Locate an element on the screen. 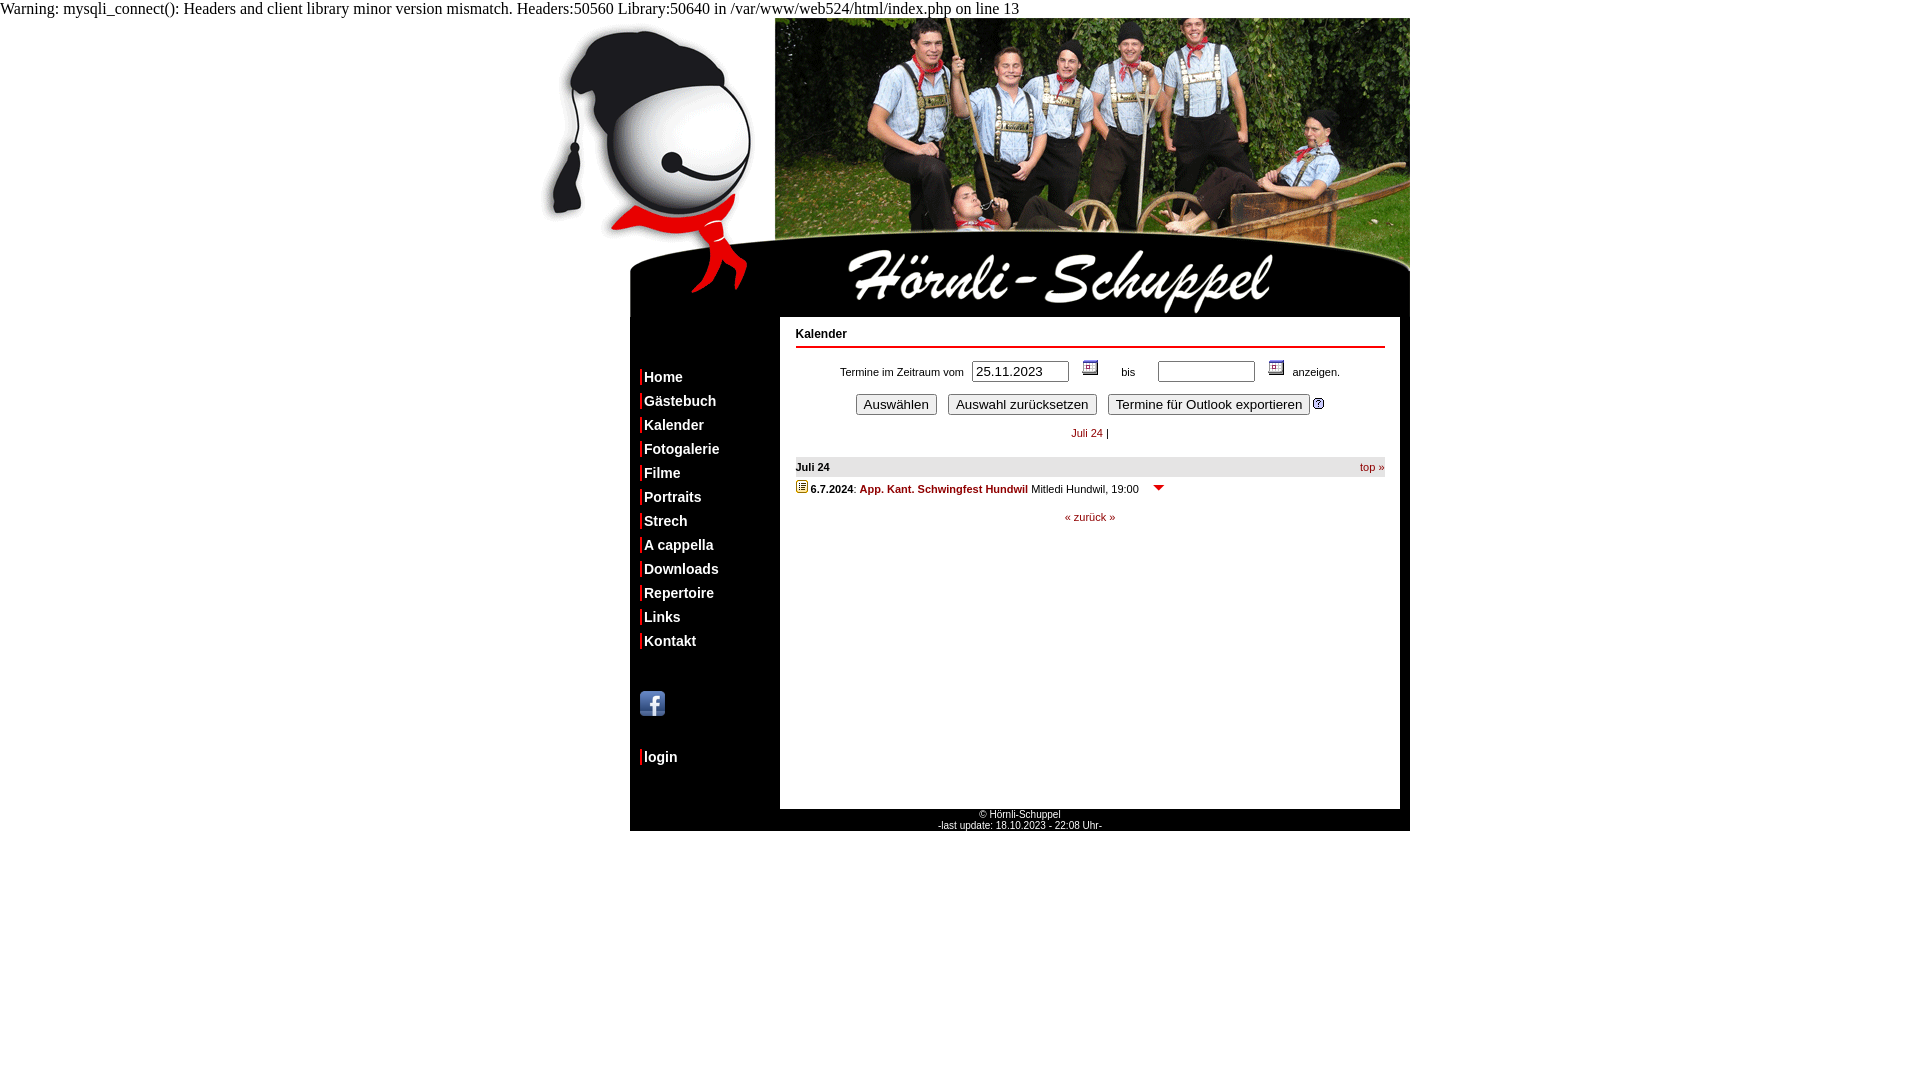 The image size is (1920, 1080). 'App. Kant. Schwingfest Hundwil' is located at coordinates (943, 489).